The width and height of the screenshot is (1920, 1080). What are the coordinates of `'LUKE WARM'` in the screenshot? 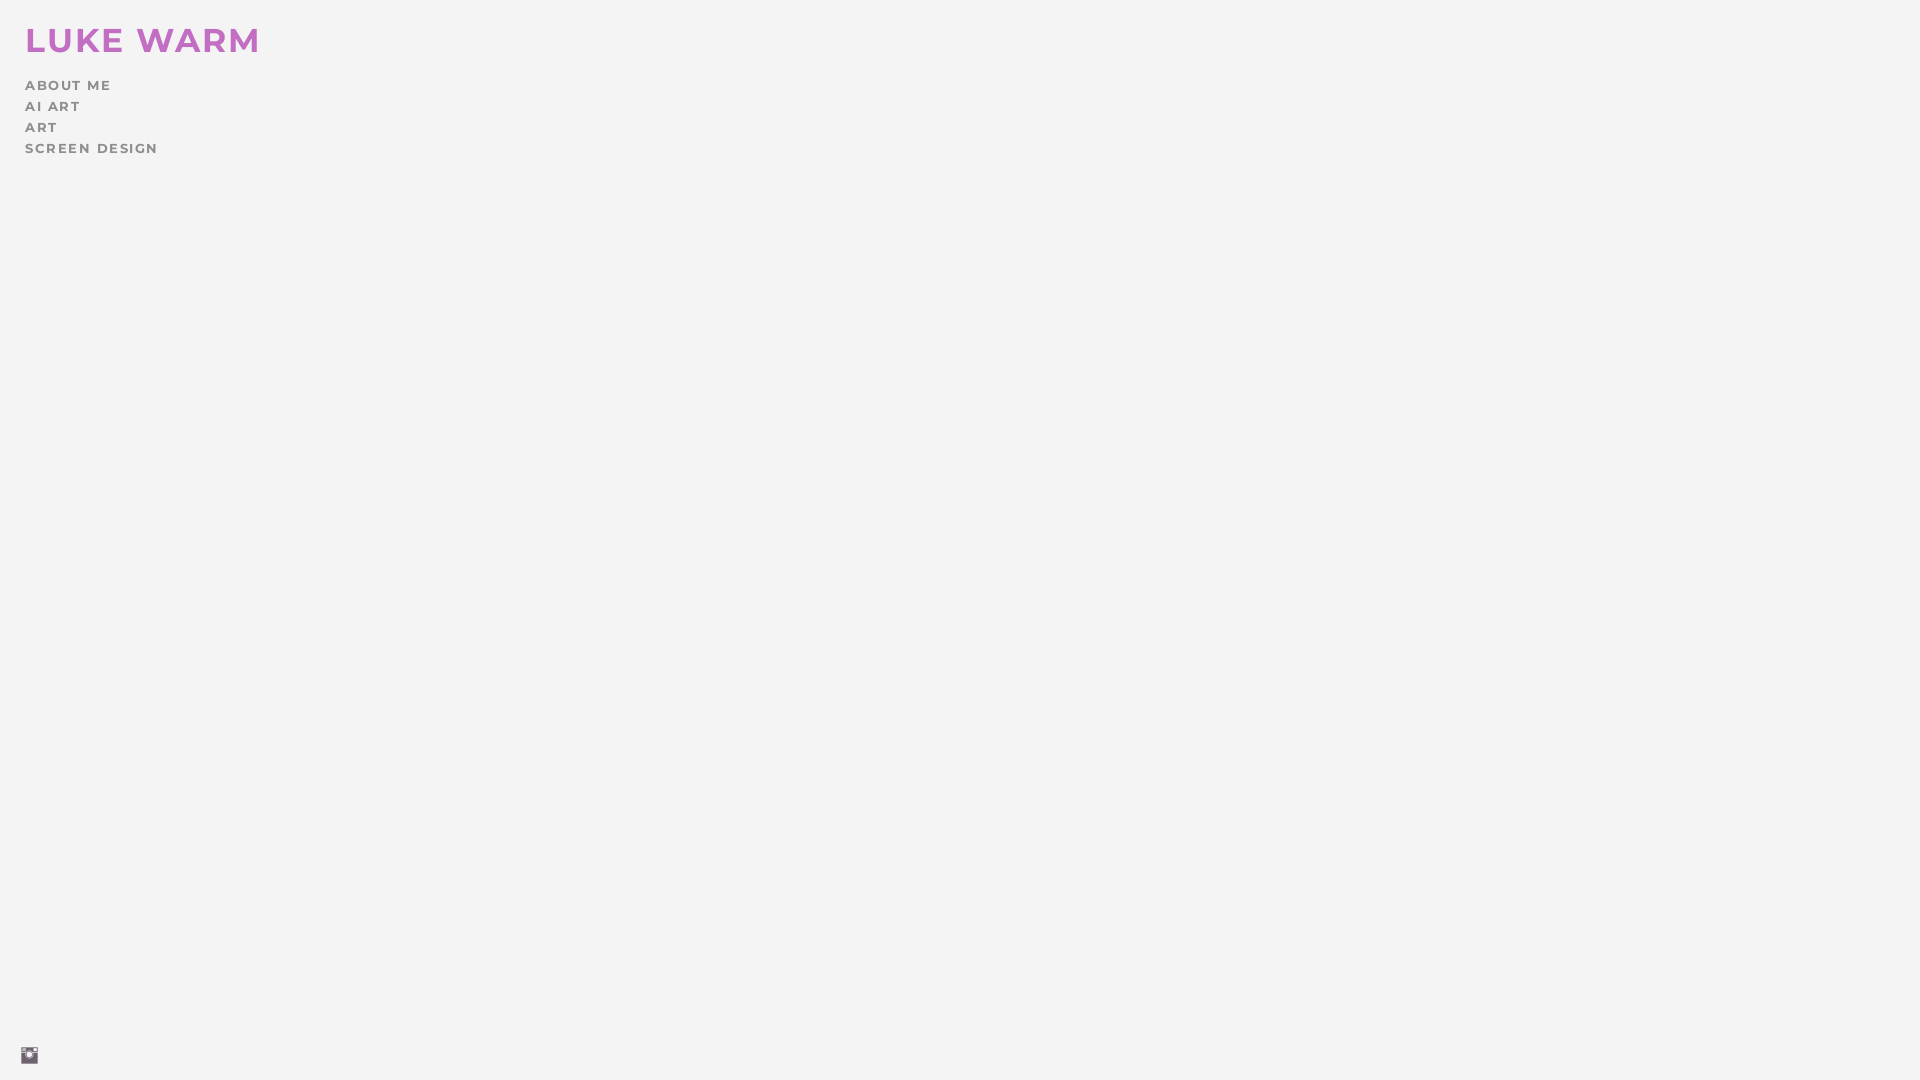 It's located at (24, 39).